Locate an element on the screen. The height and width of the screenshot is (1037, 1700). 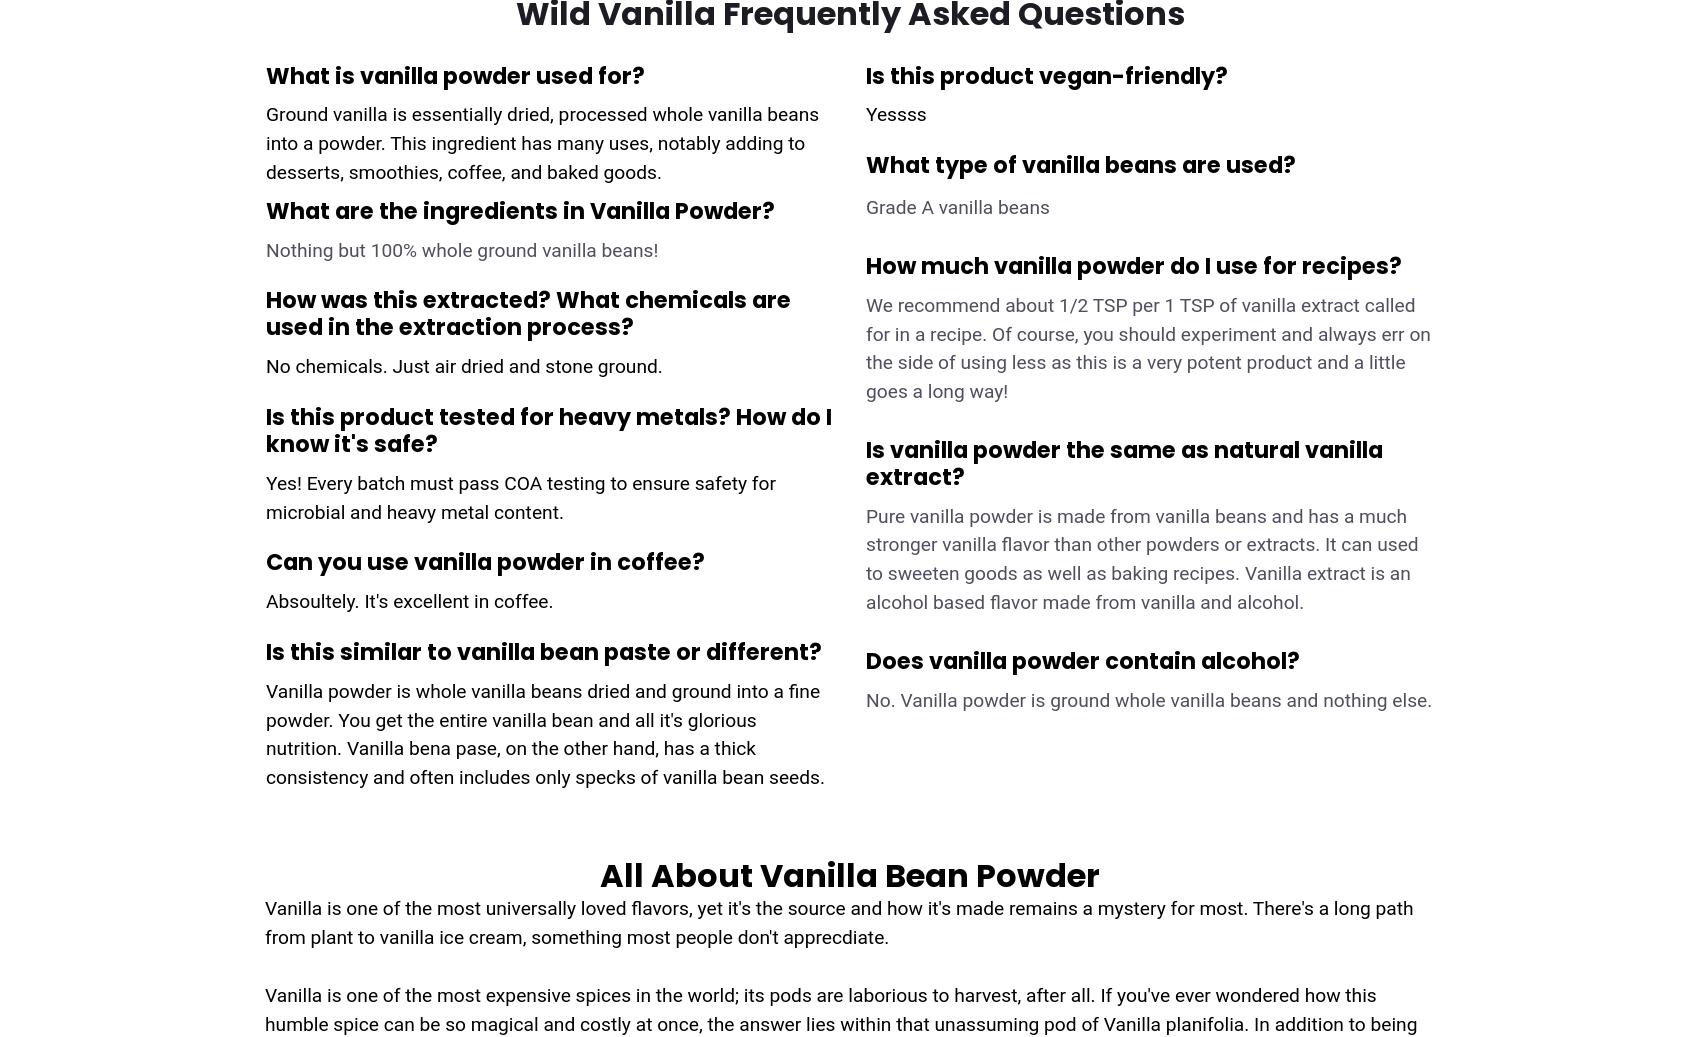
'Is this product vegan-friendly?' is located at coordinates (1046, 73).